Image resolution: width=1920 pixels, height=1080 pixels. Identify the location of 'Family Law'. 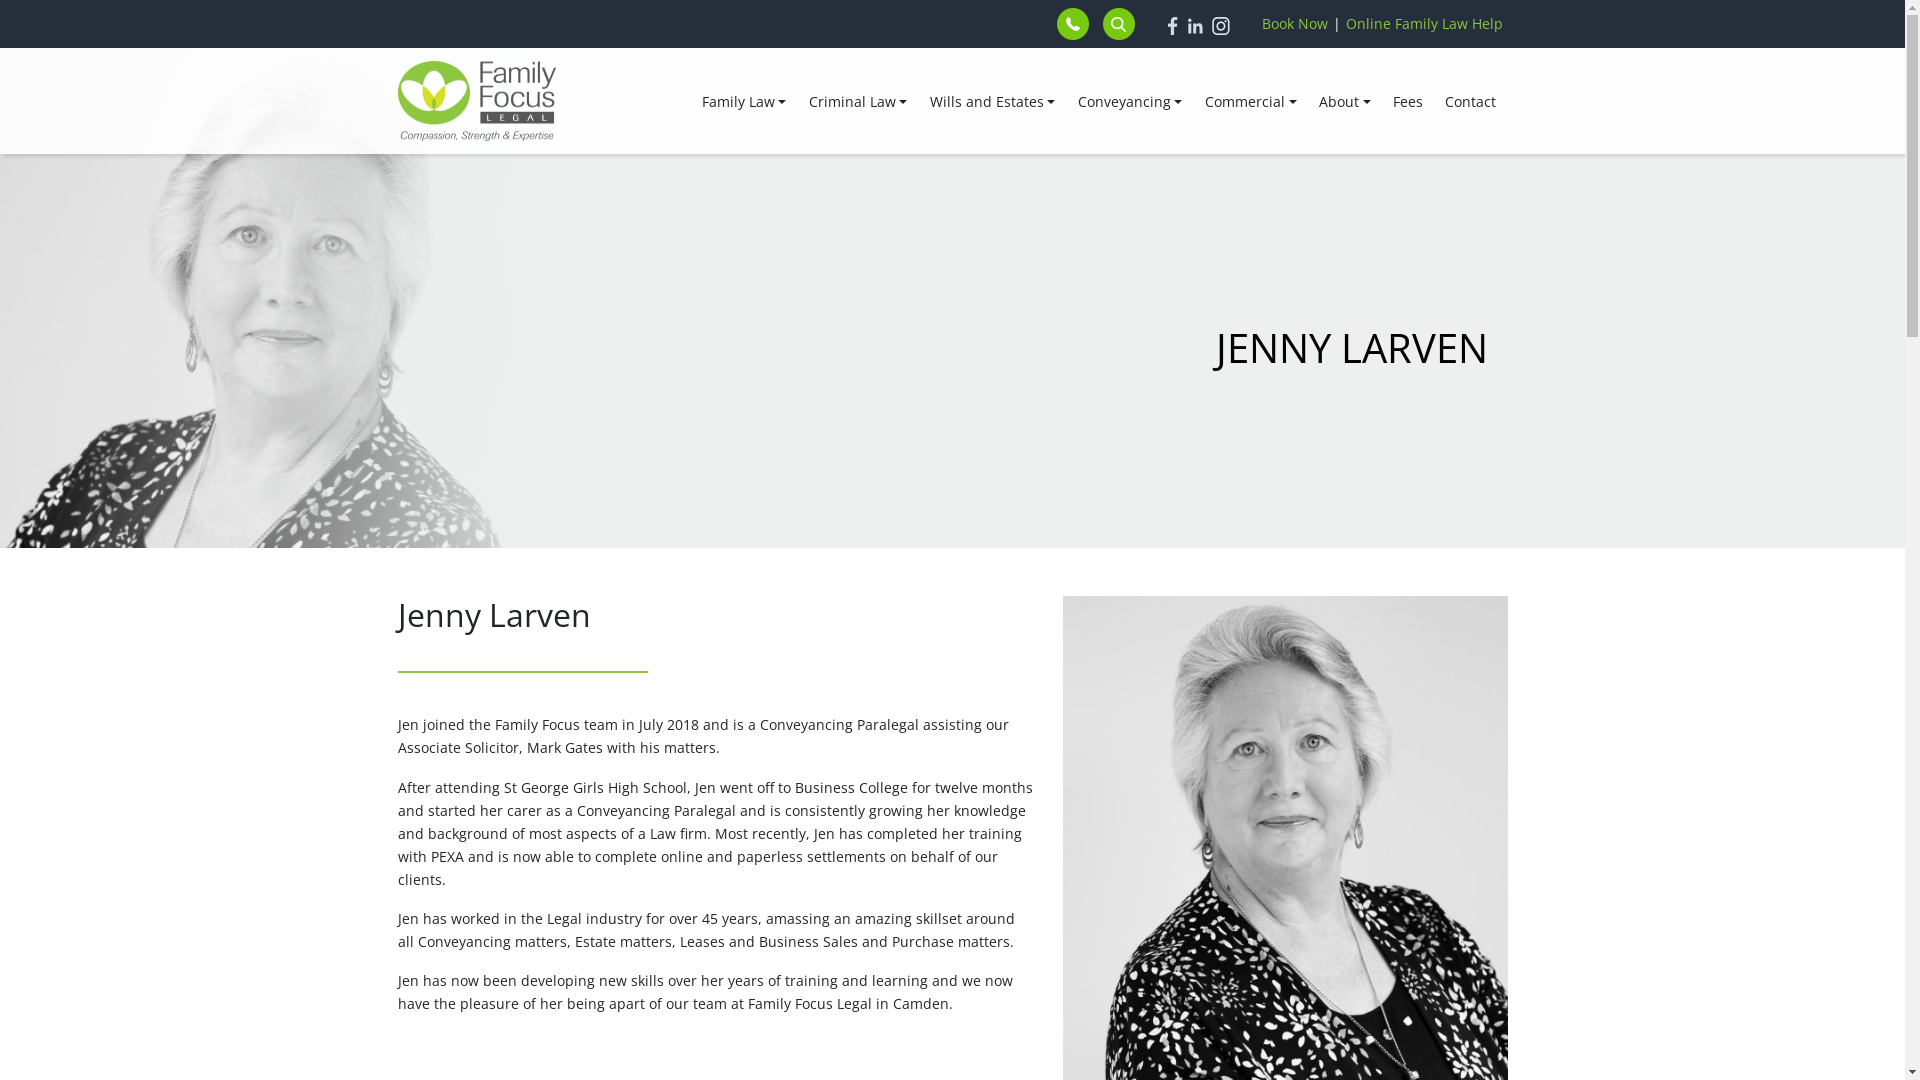
(690, 100).